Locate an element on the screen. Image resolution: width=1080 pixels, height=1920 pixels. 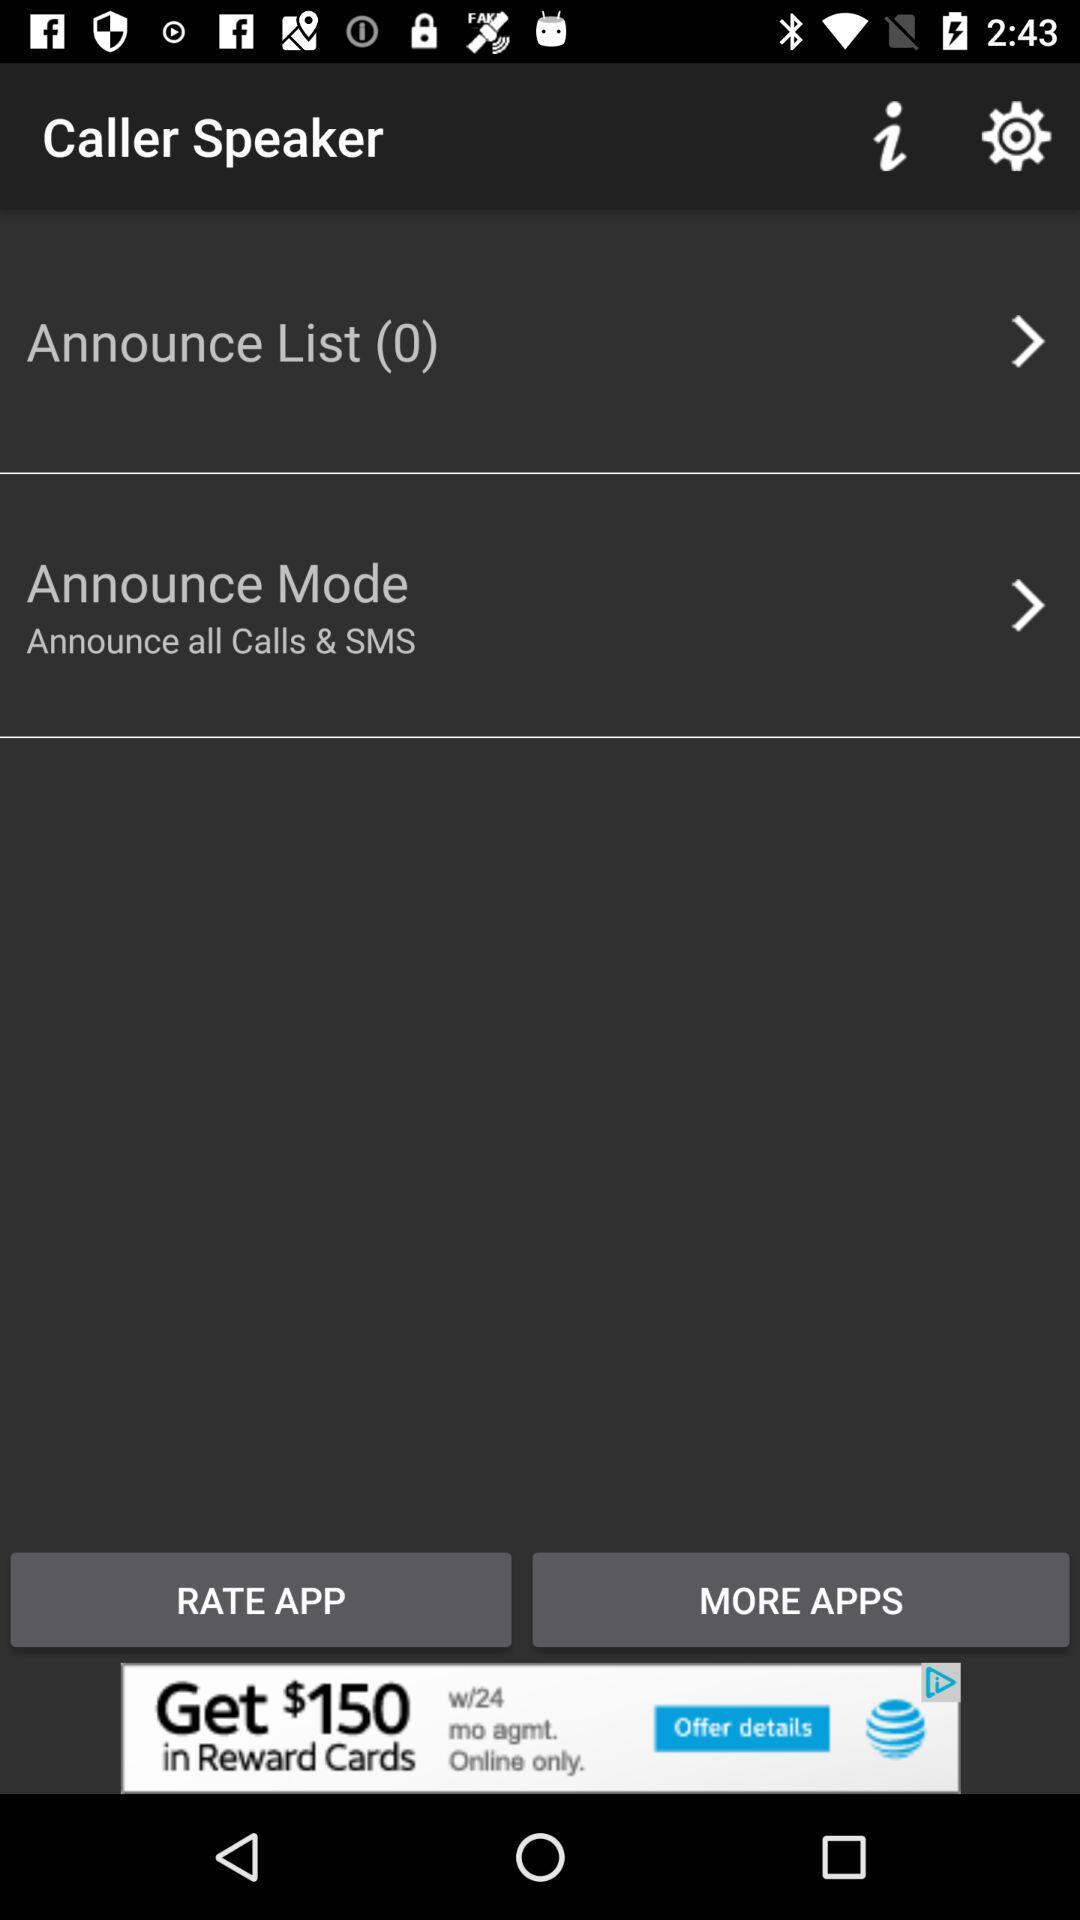
caller name sms talker is located at coordinates (540, 1727).